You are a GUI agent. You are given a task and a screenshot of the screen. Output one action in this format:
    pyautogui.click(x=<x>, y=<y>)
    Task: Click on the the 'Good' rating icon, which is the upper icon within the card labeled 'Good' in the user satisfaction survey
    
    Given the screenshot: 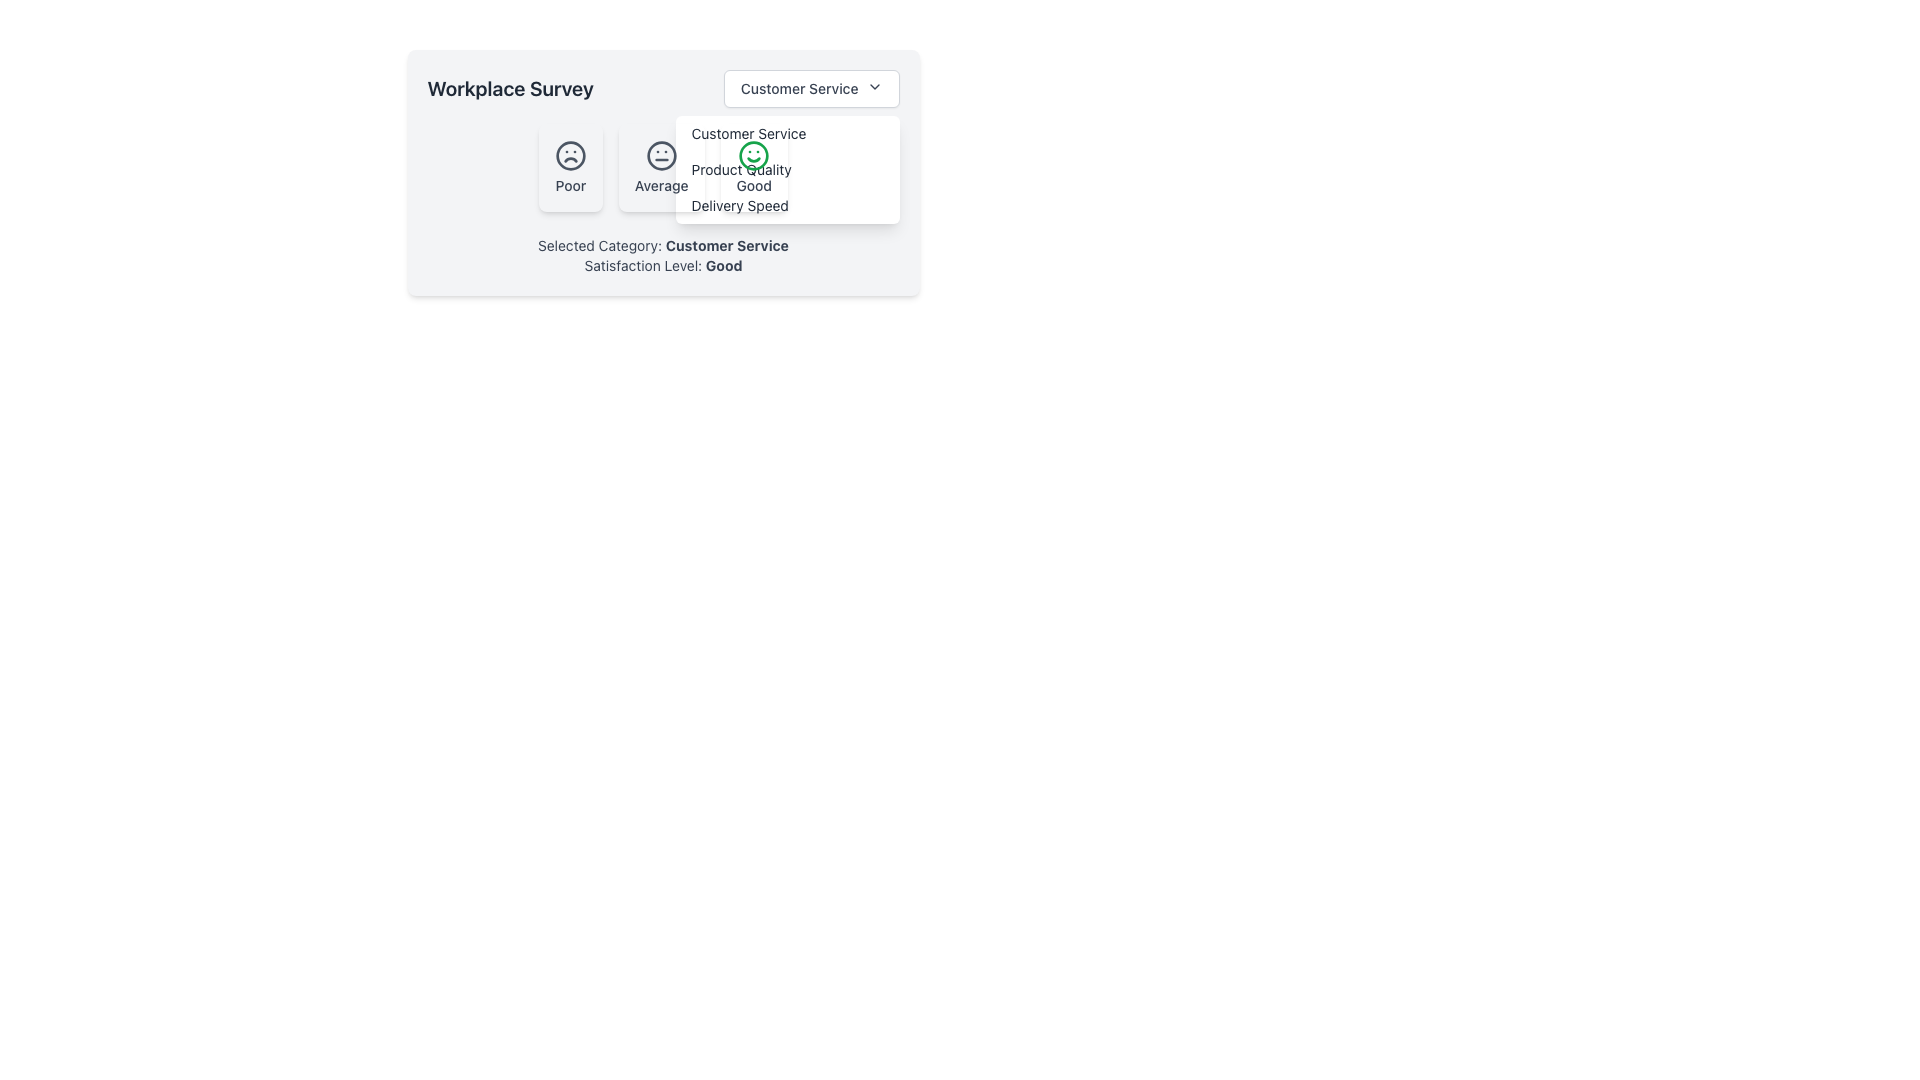 What is the action you would take?
    pyautogui.click(x=753, y=154)
    